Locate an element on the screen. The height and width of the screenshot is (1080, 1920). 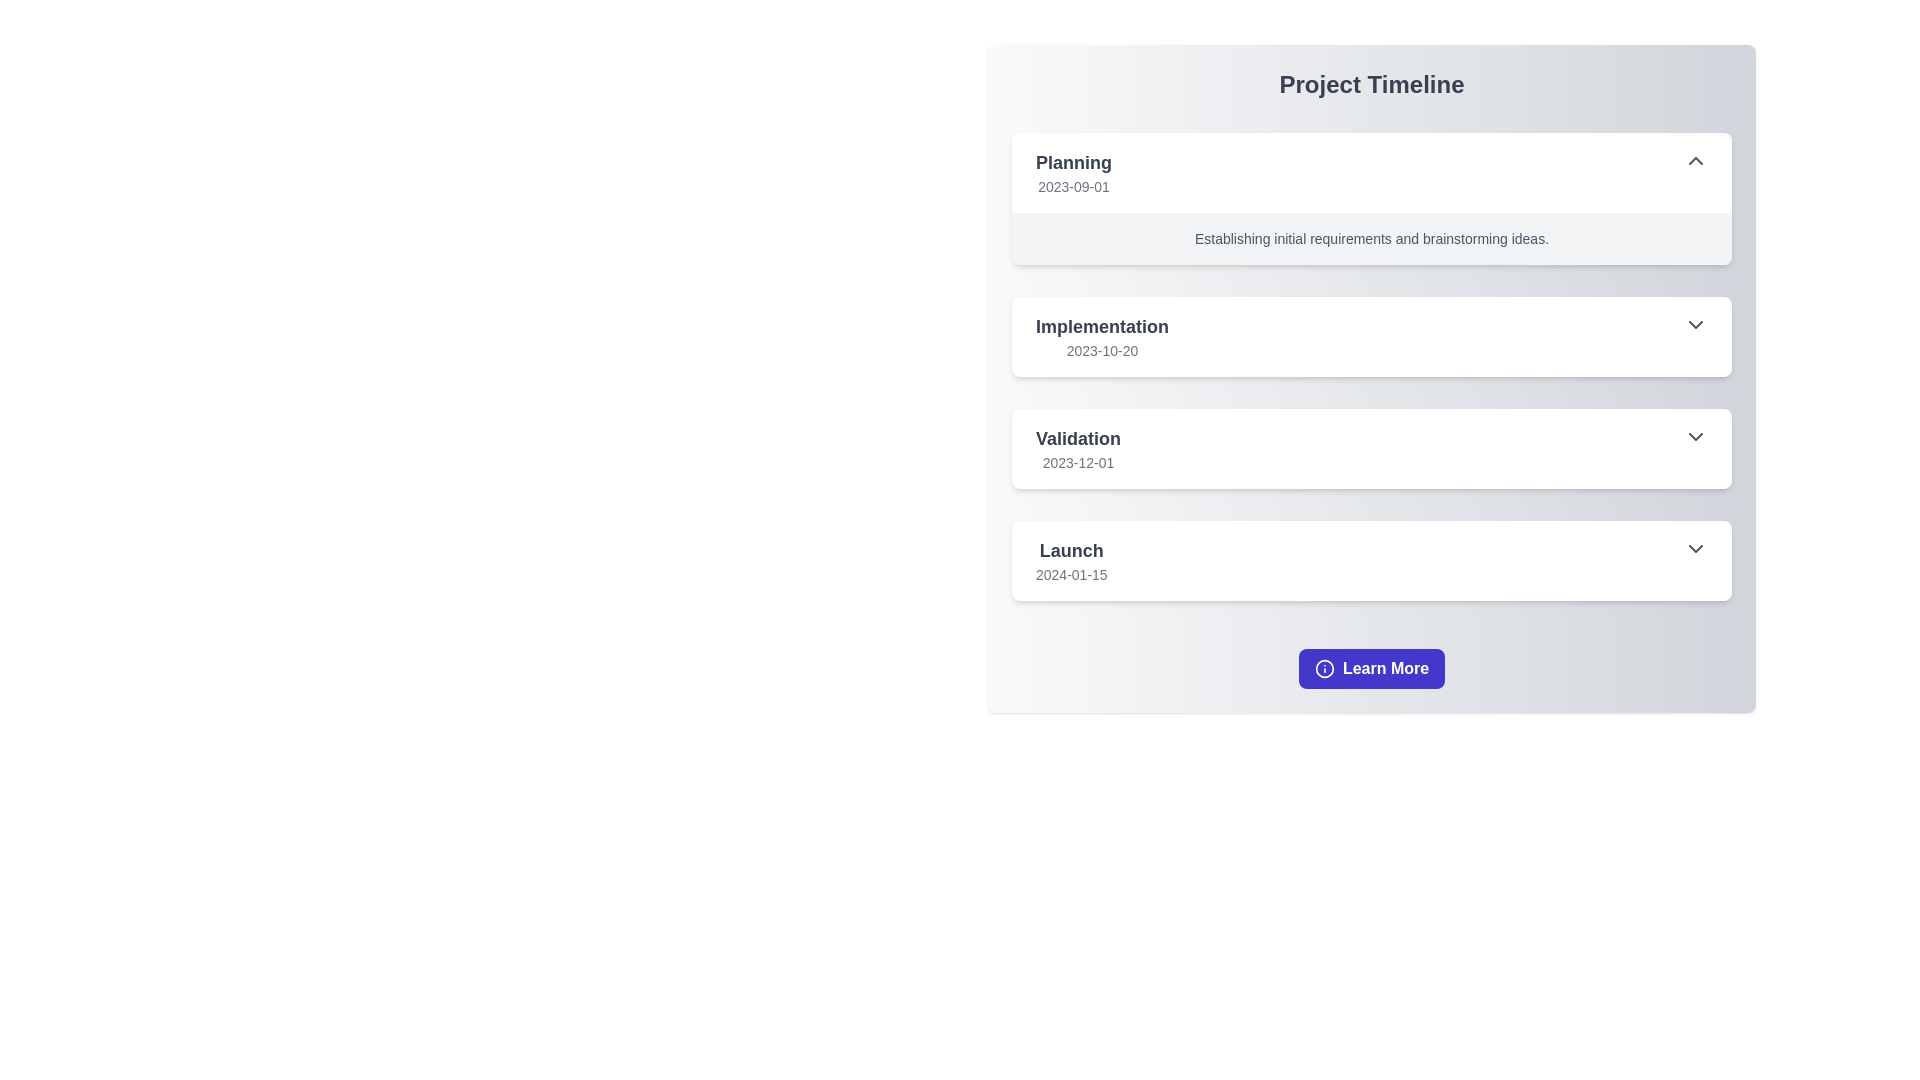
the informational marker icon located inside the 'Learn More' button at the bottom-center of the interface is located at coordinates (1324, 668).